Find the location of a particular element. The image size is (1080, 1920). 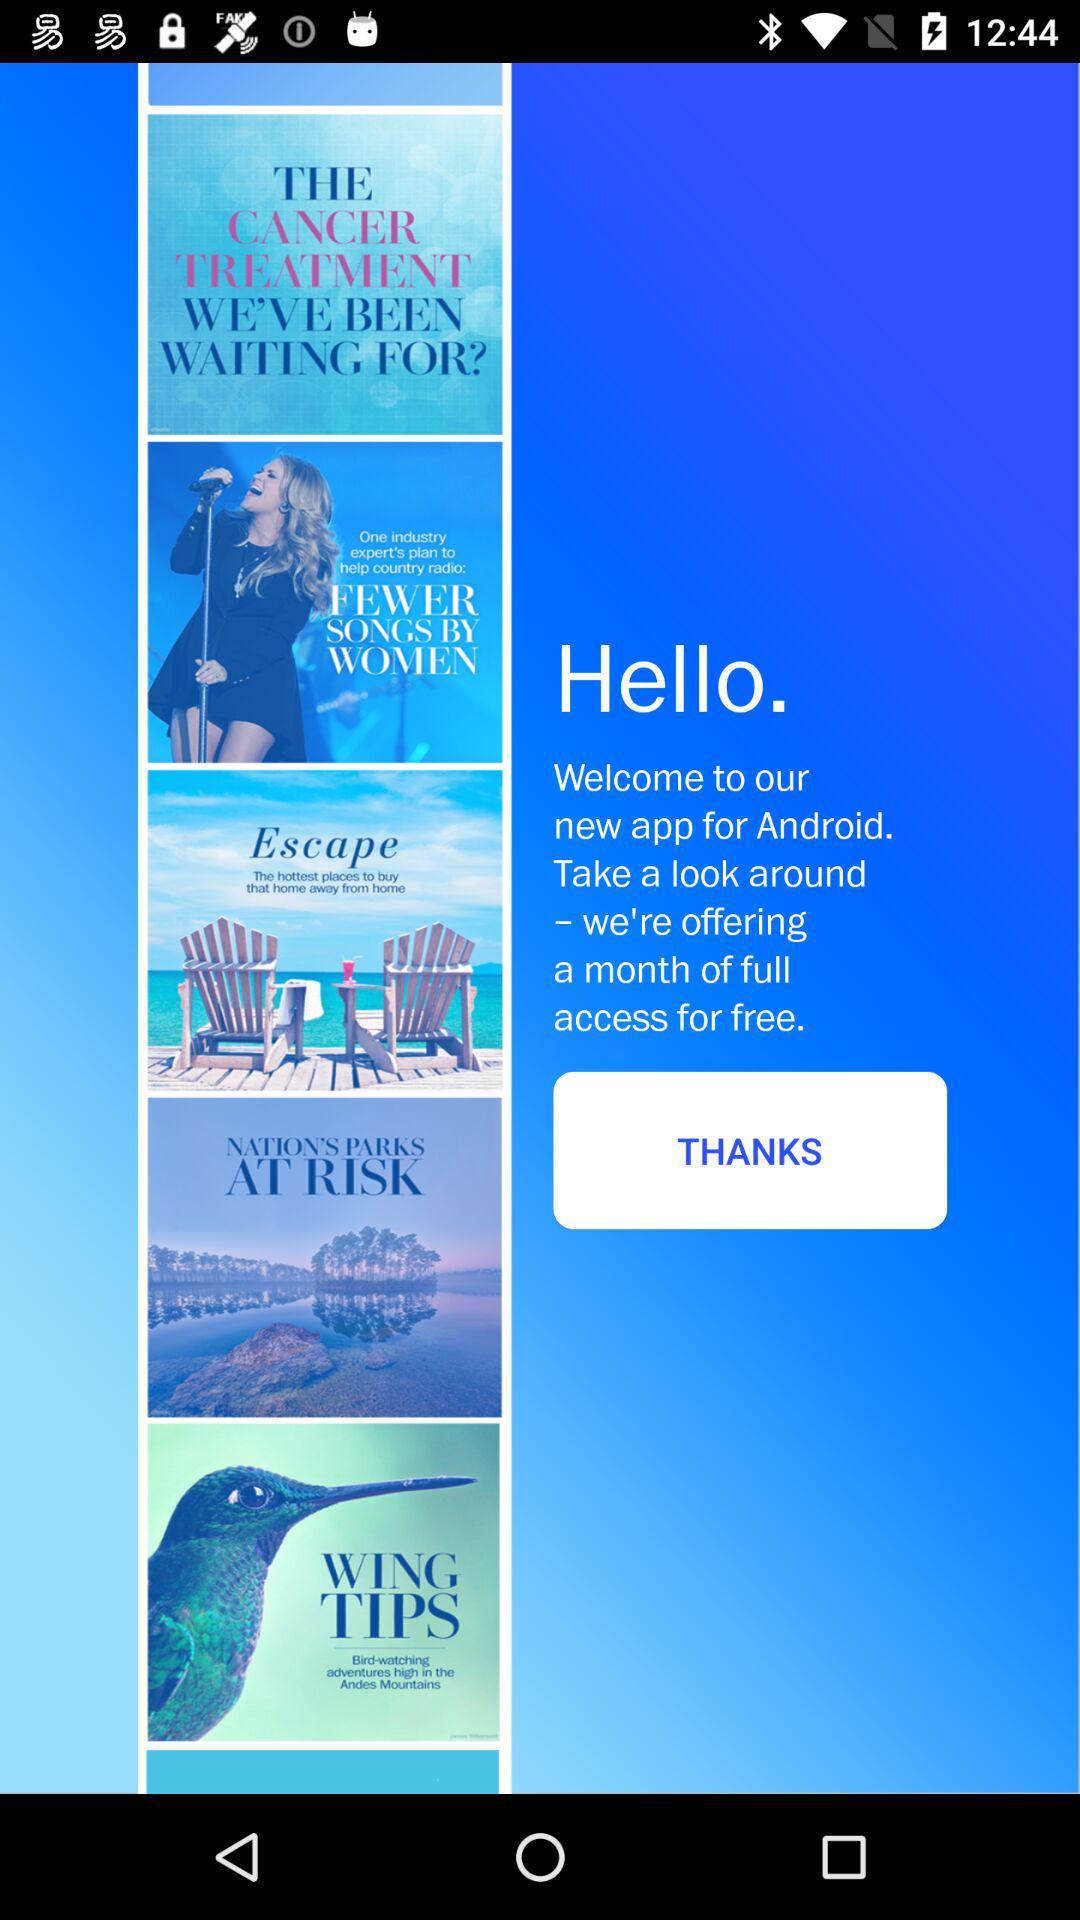

thanks button is located at coordinates (750, 1150).